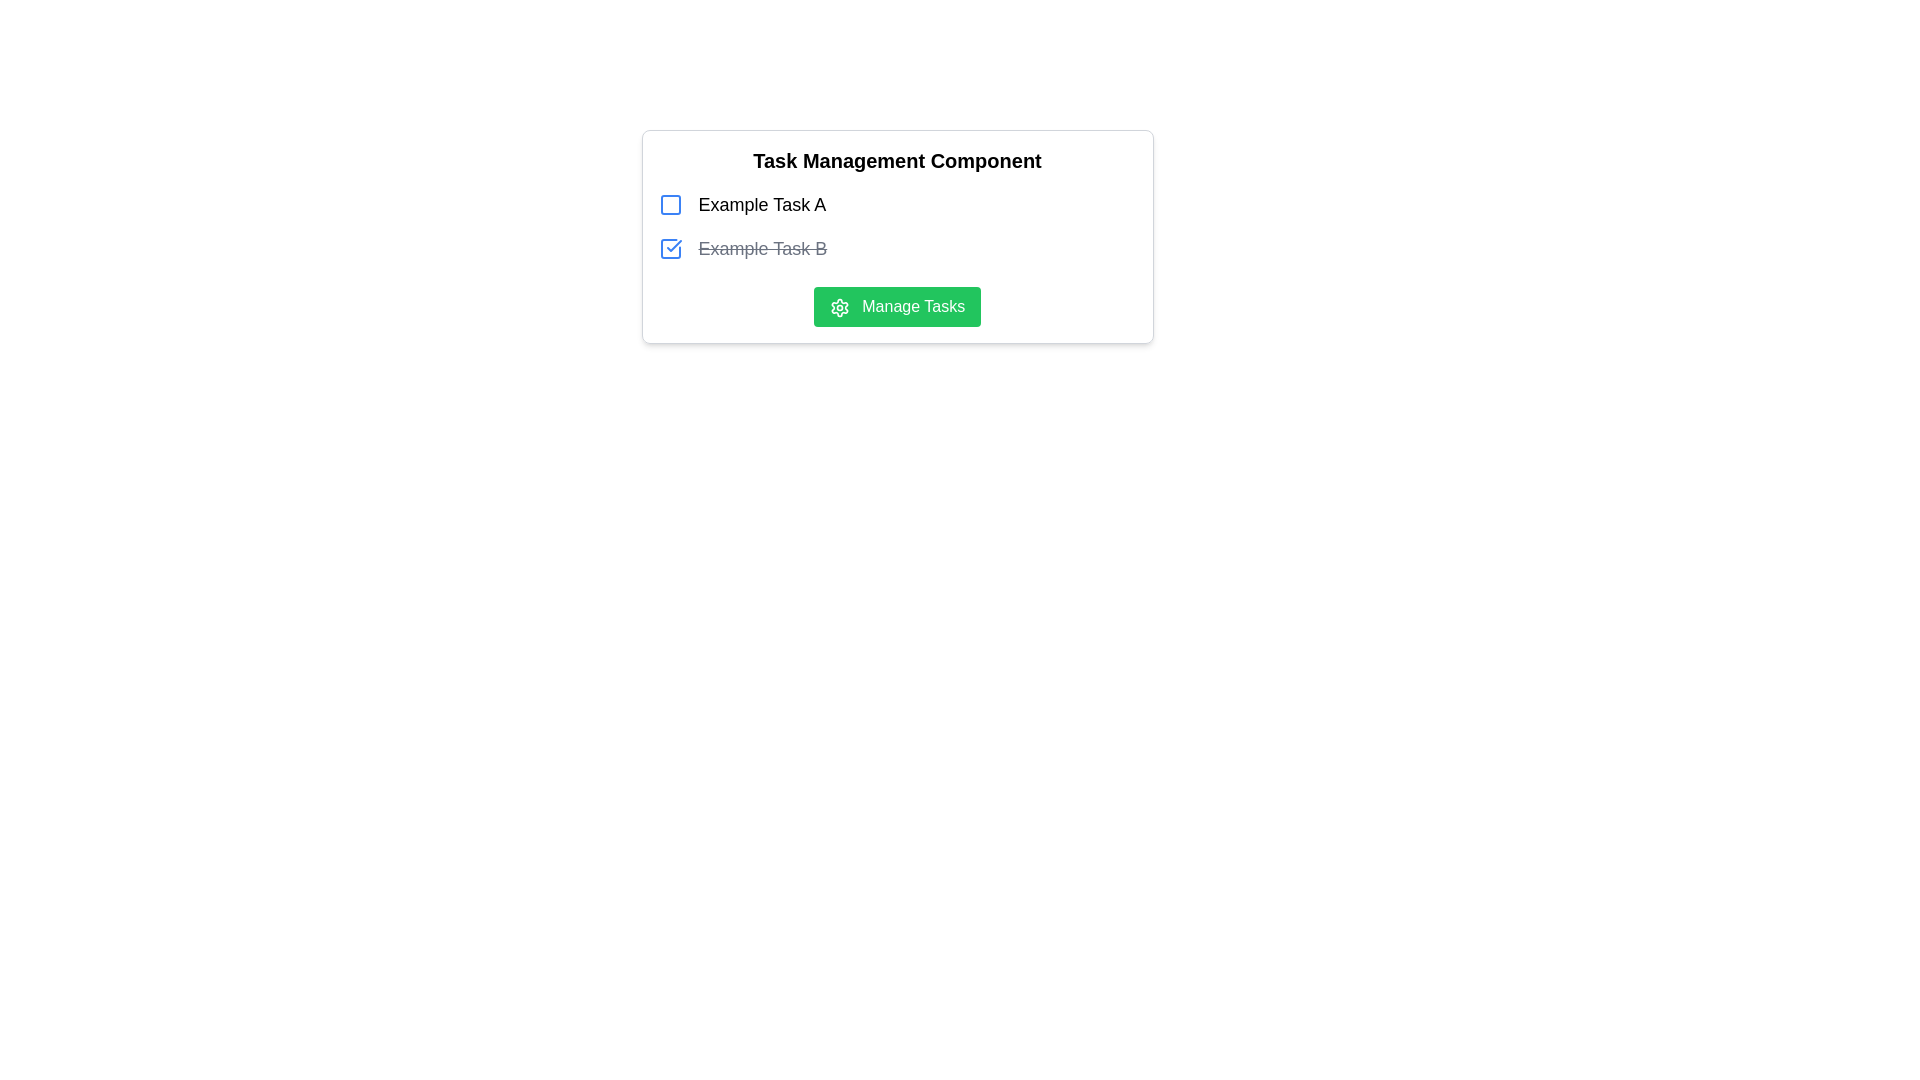 This screenshot has height=1080, width=1920. Describe the element at coordinates (670, 204) in the screenshot. I see `the first task status icon in the task list, located at the top-left corner of the list` at that location.